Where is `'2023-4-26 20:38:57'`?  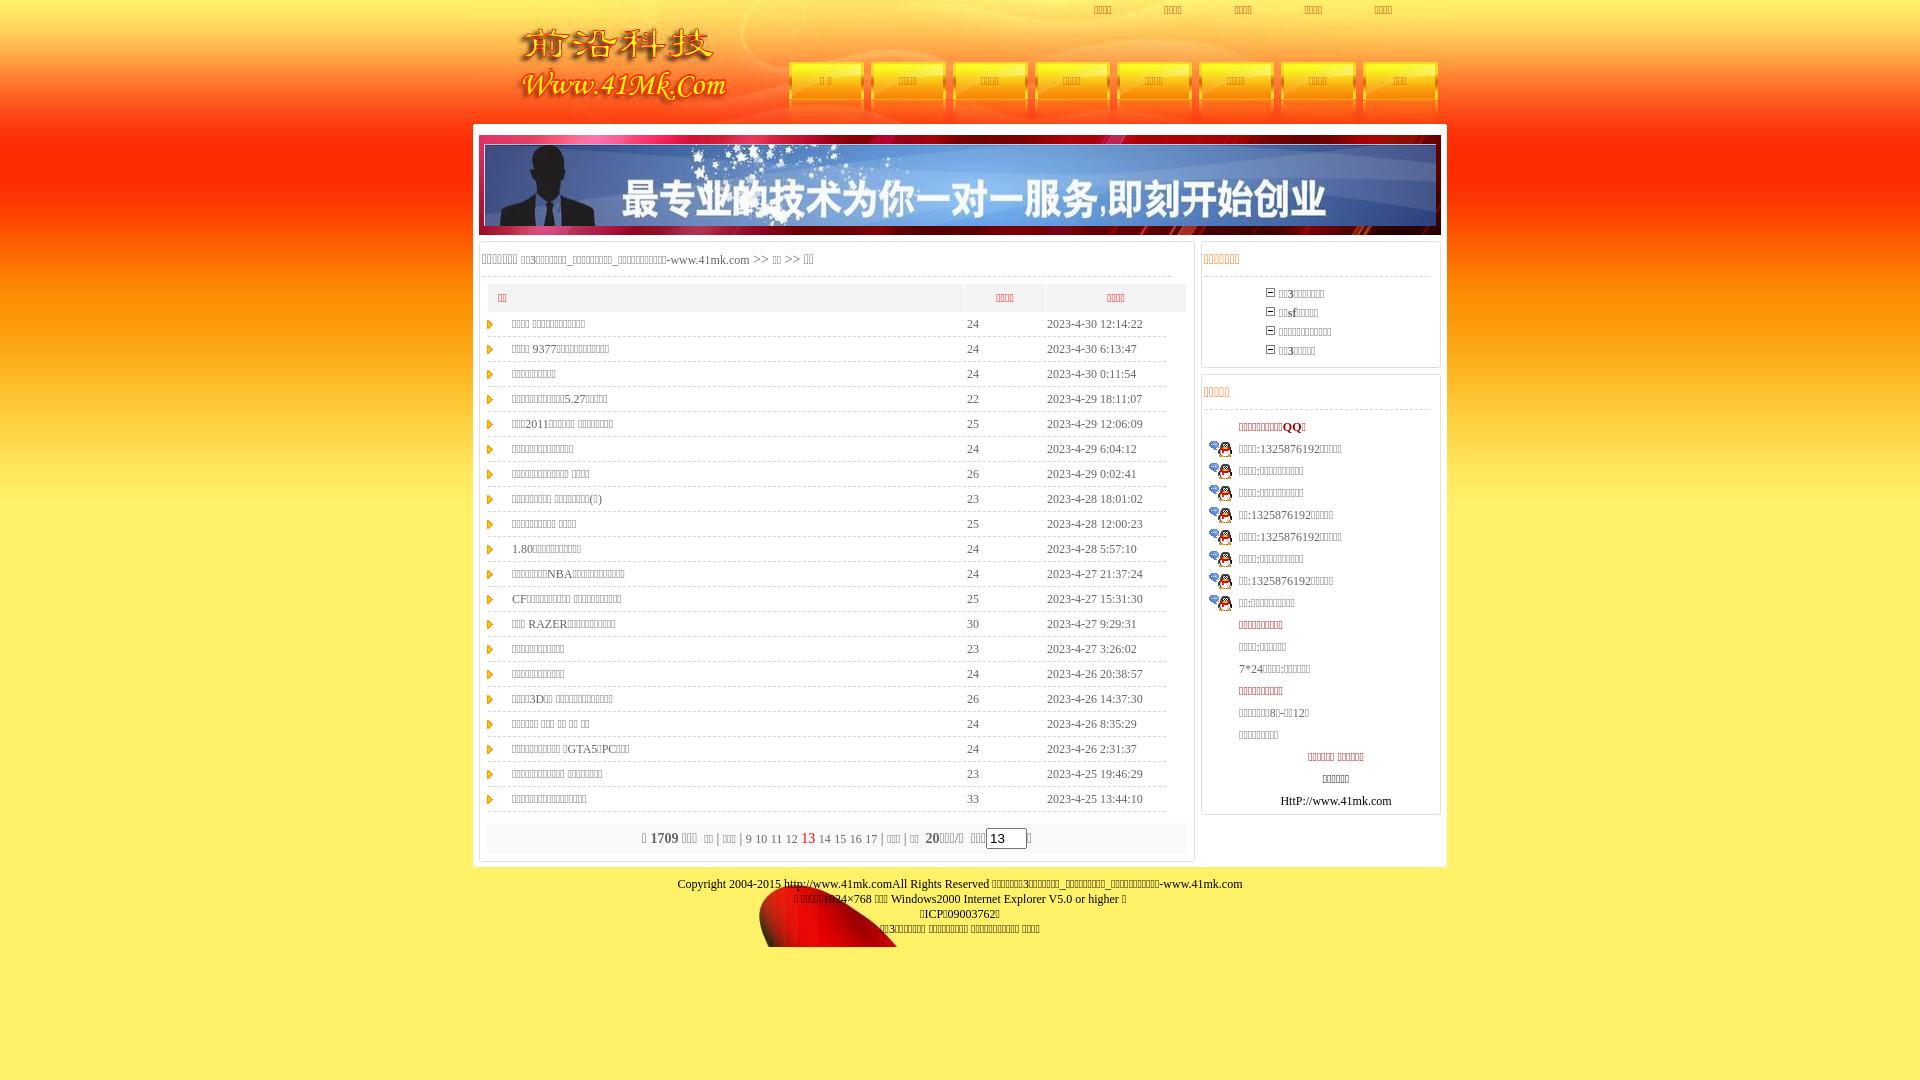 '2023-4-26 20:38:57' is located at coordinates (1093, 672).